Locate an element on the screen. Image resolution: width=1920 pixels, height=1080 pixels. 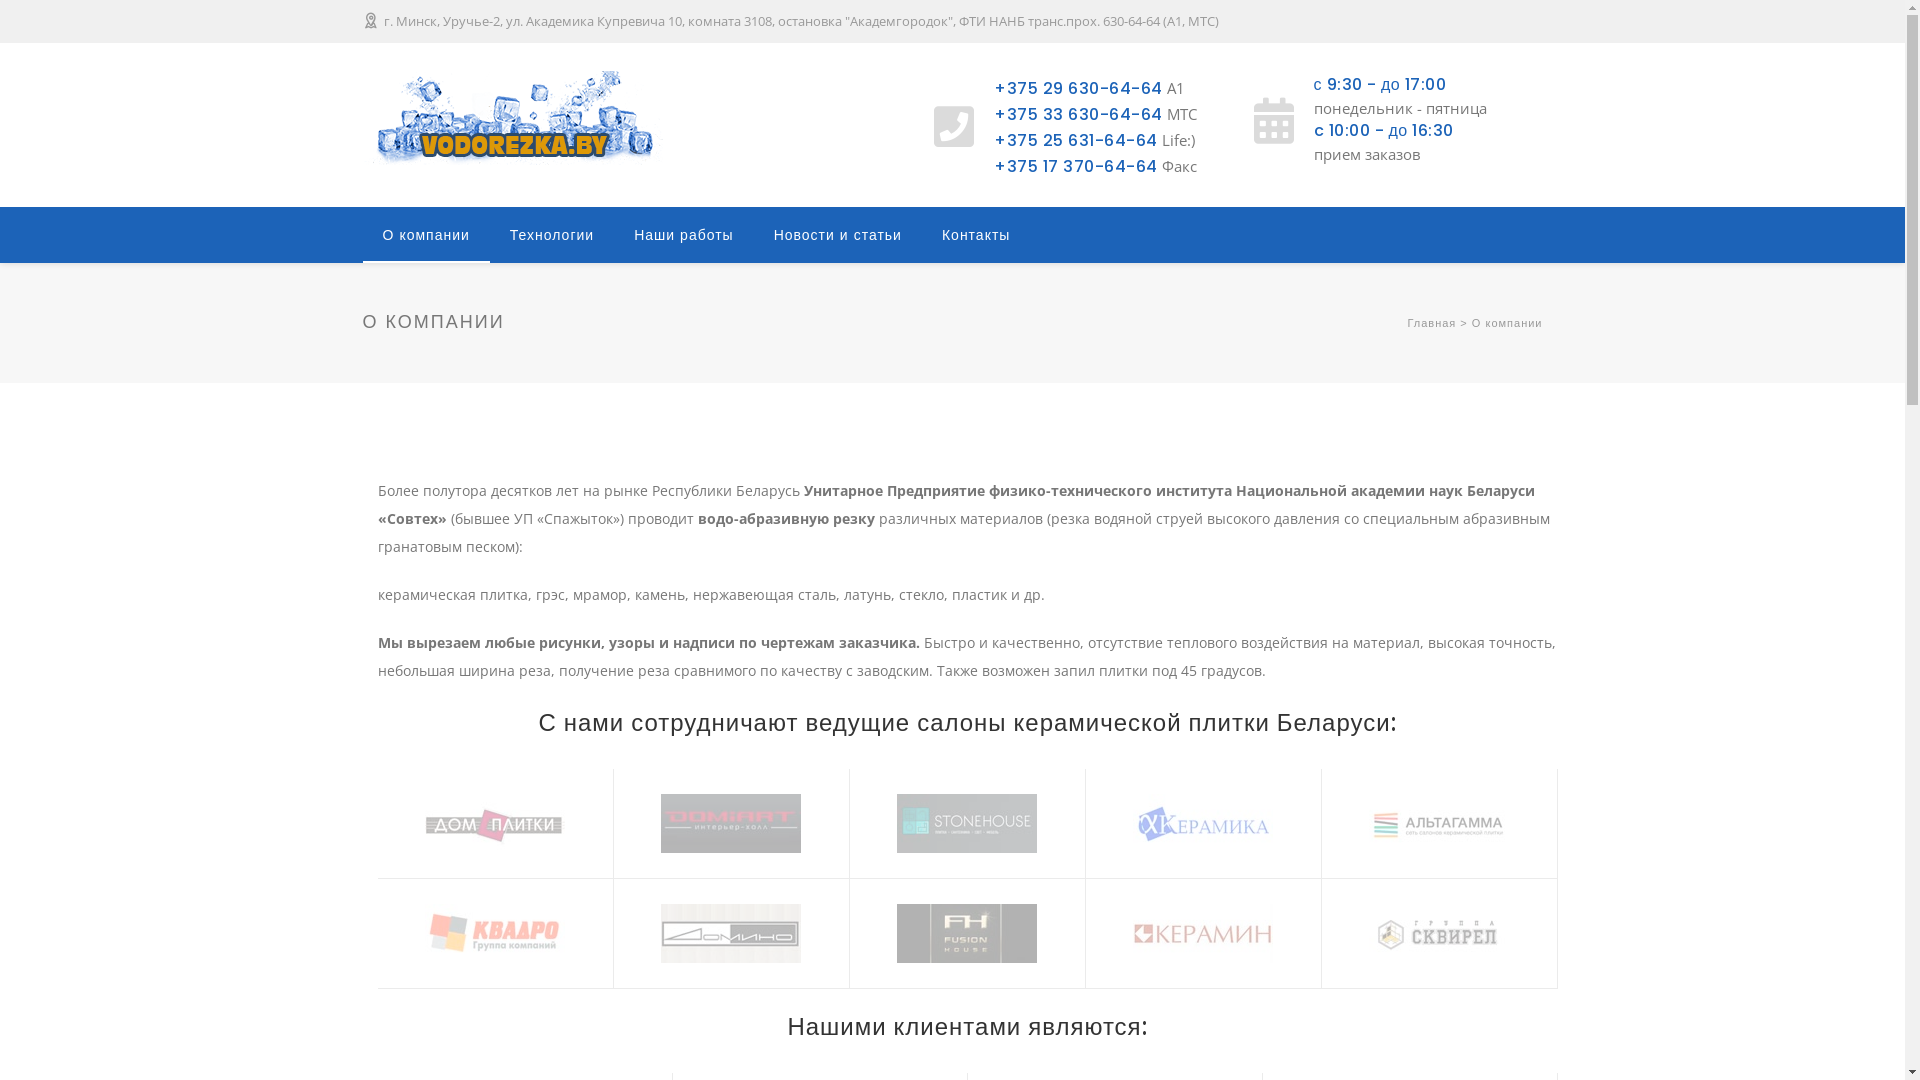
'+375 29 630-64-64' is located at coordinates (1077, 87).